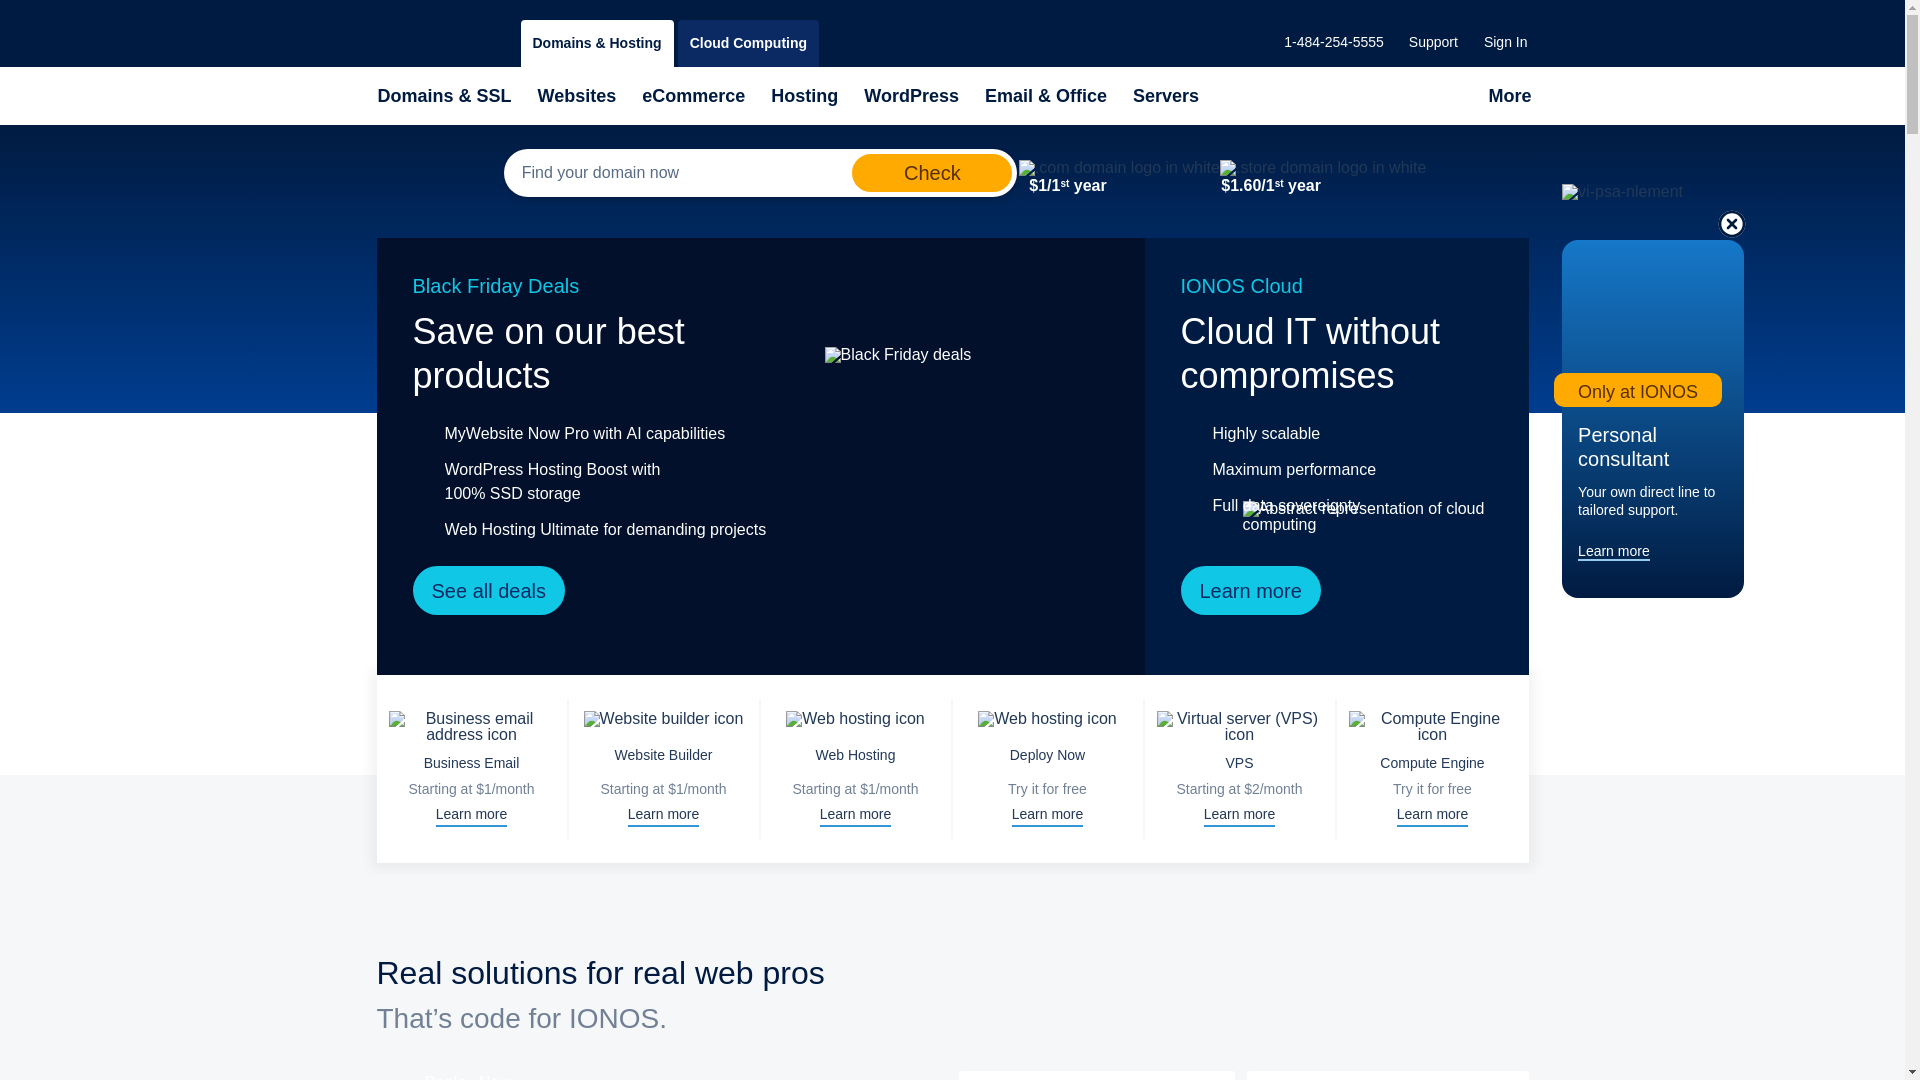 The width and height of the screenshot is (1920, 1080). Describe the element at coordinates (804, 96) in the screenshot. I see `'Hosting'` at that location.